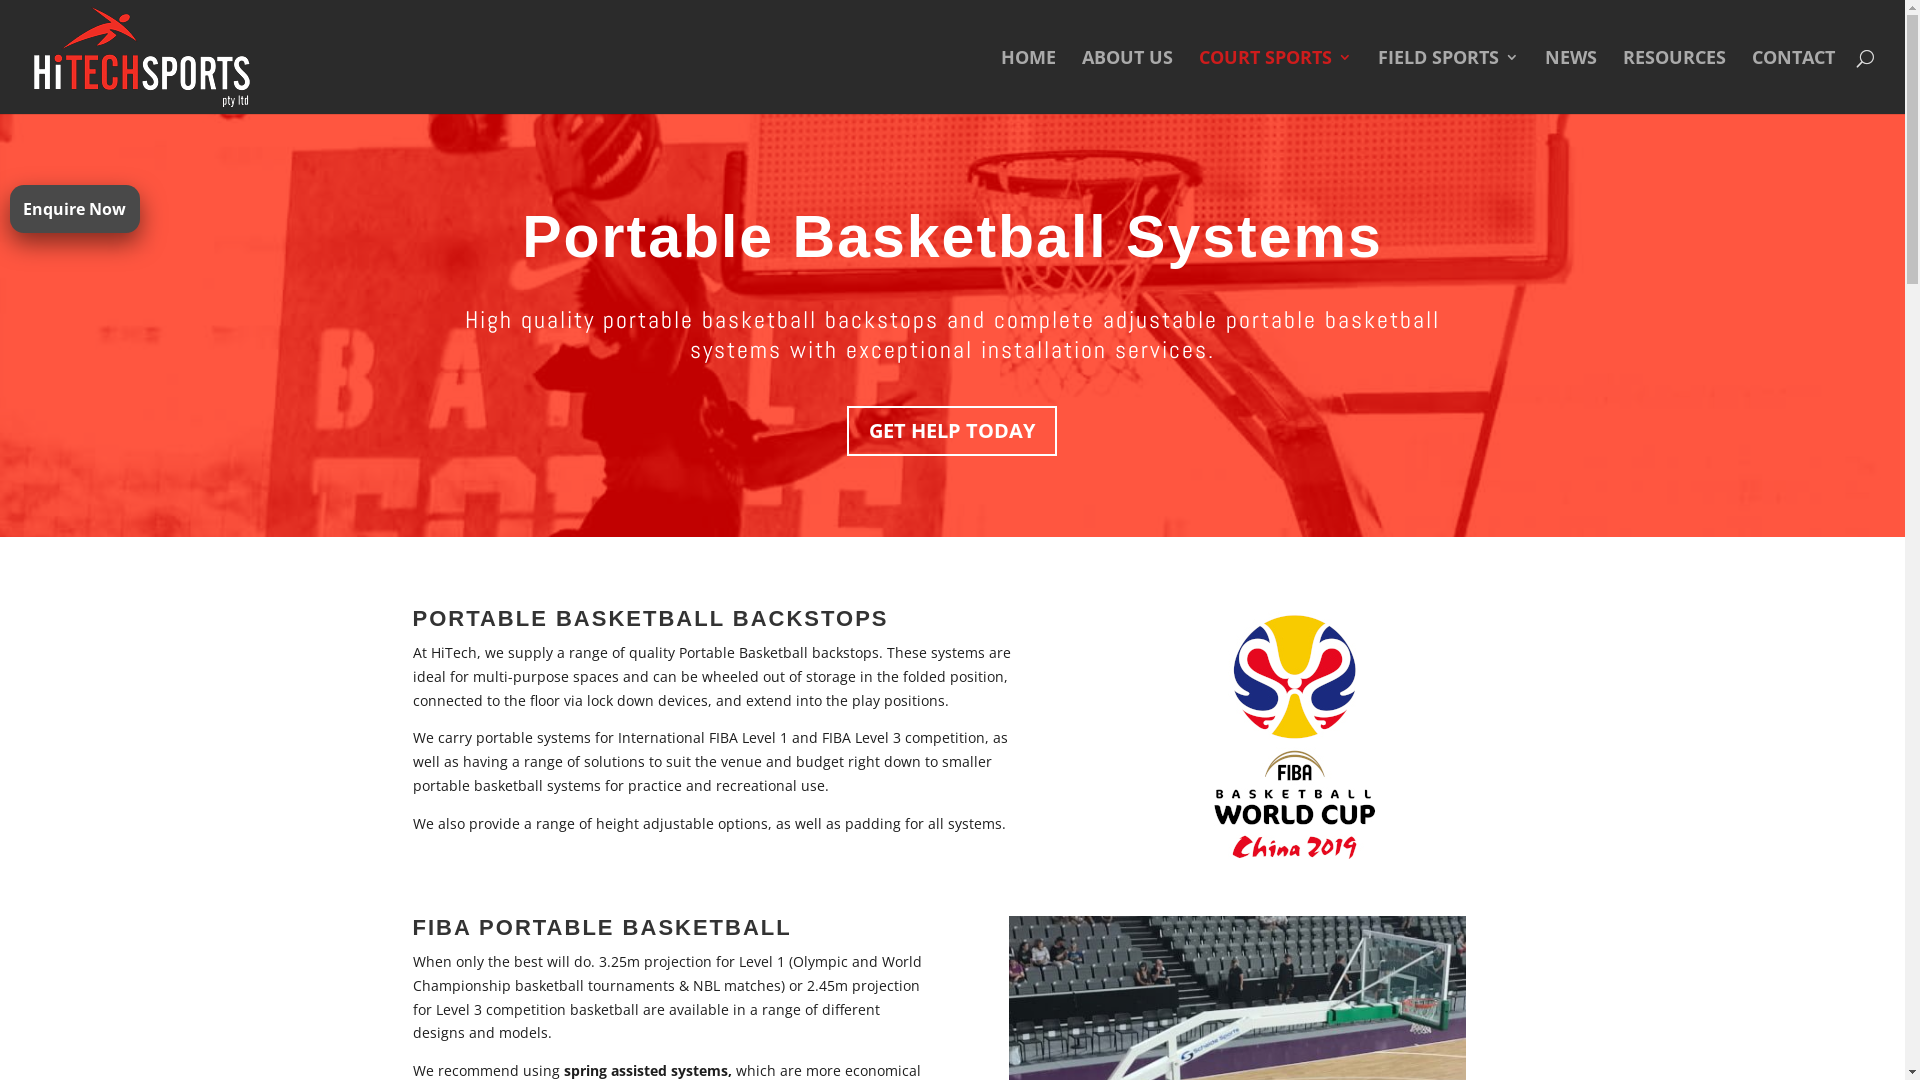 The height and width of the screenshot is (1080, 1920). Describe the element at coordinates (74, 208) in the screenshot. I see `'Enquire Now'` at that location.